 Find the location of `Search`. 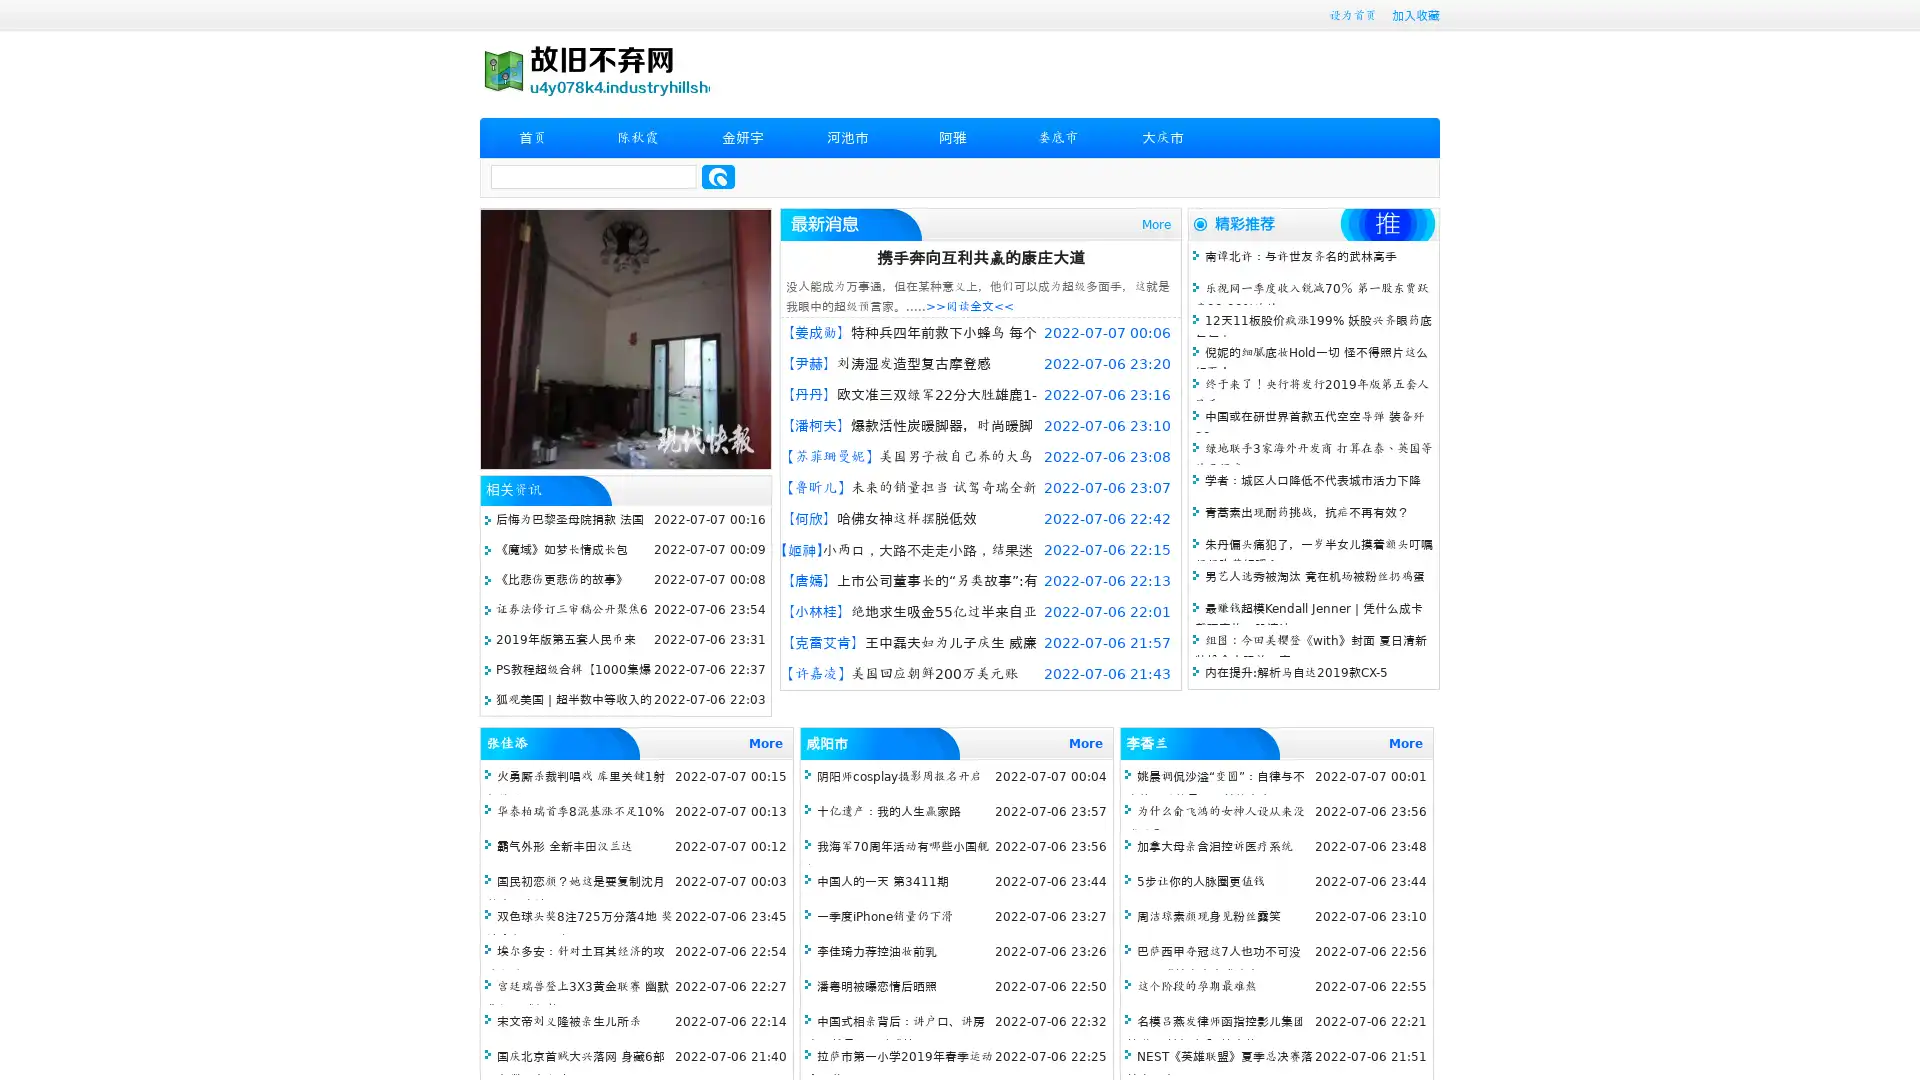

Search is located at coordinates (718, 176).